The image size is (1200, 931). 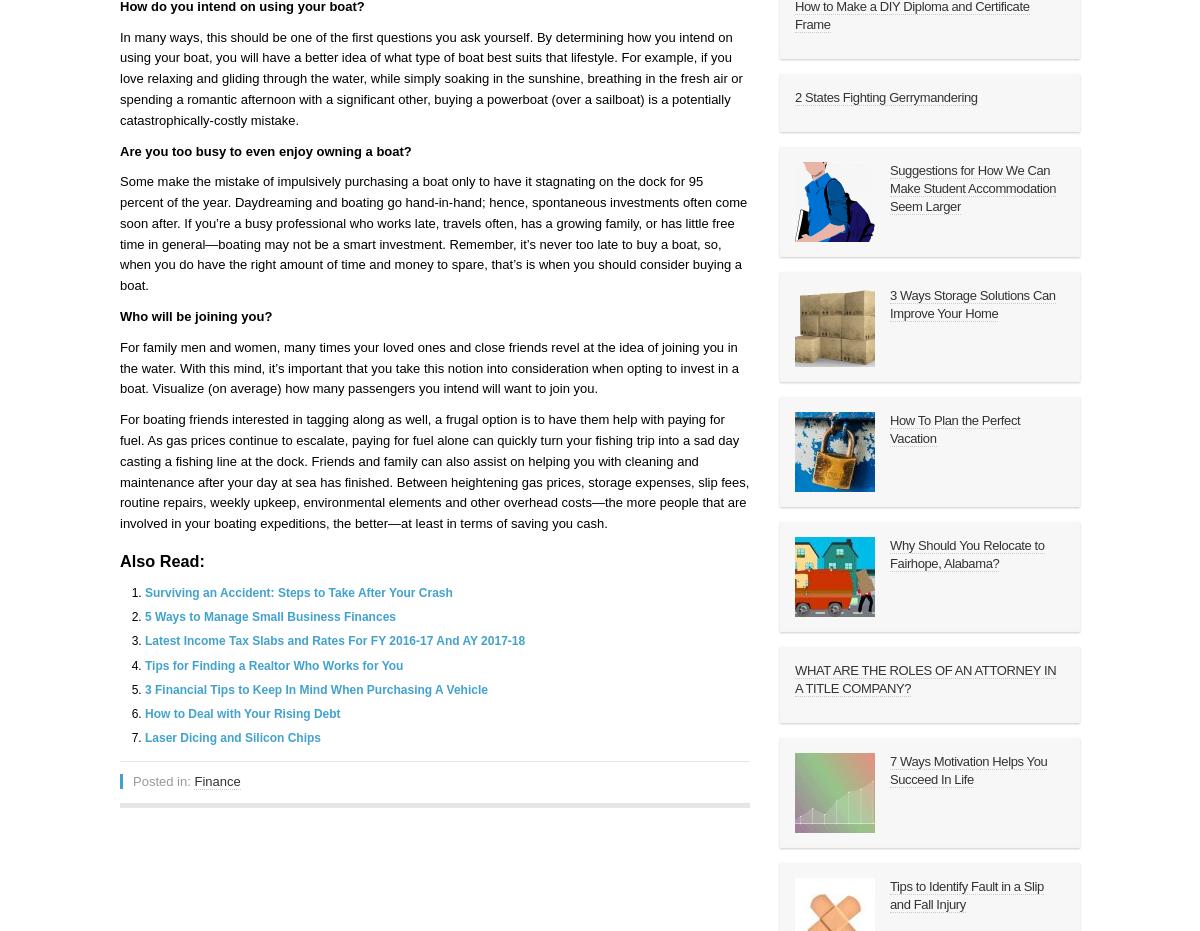 I want to click on '2 States Fighting Gerrymandering', so click(x=884, y=97).